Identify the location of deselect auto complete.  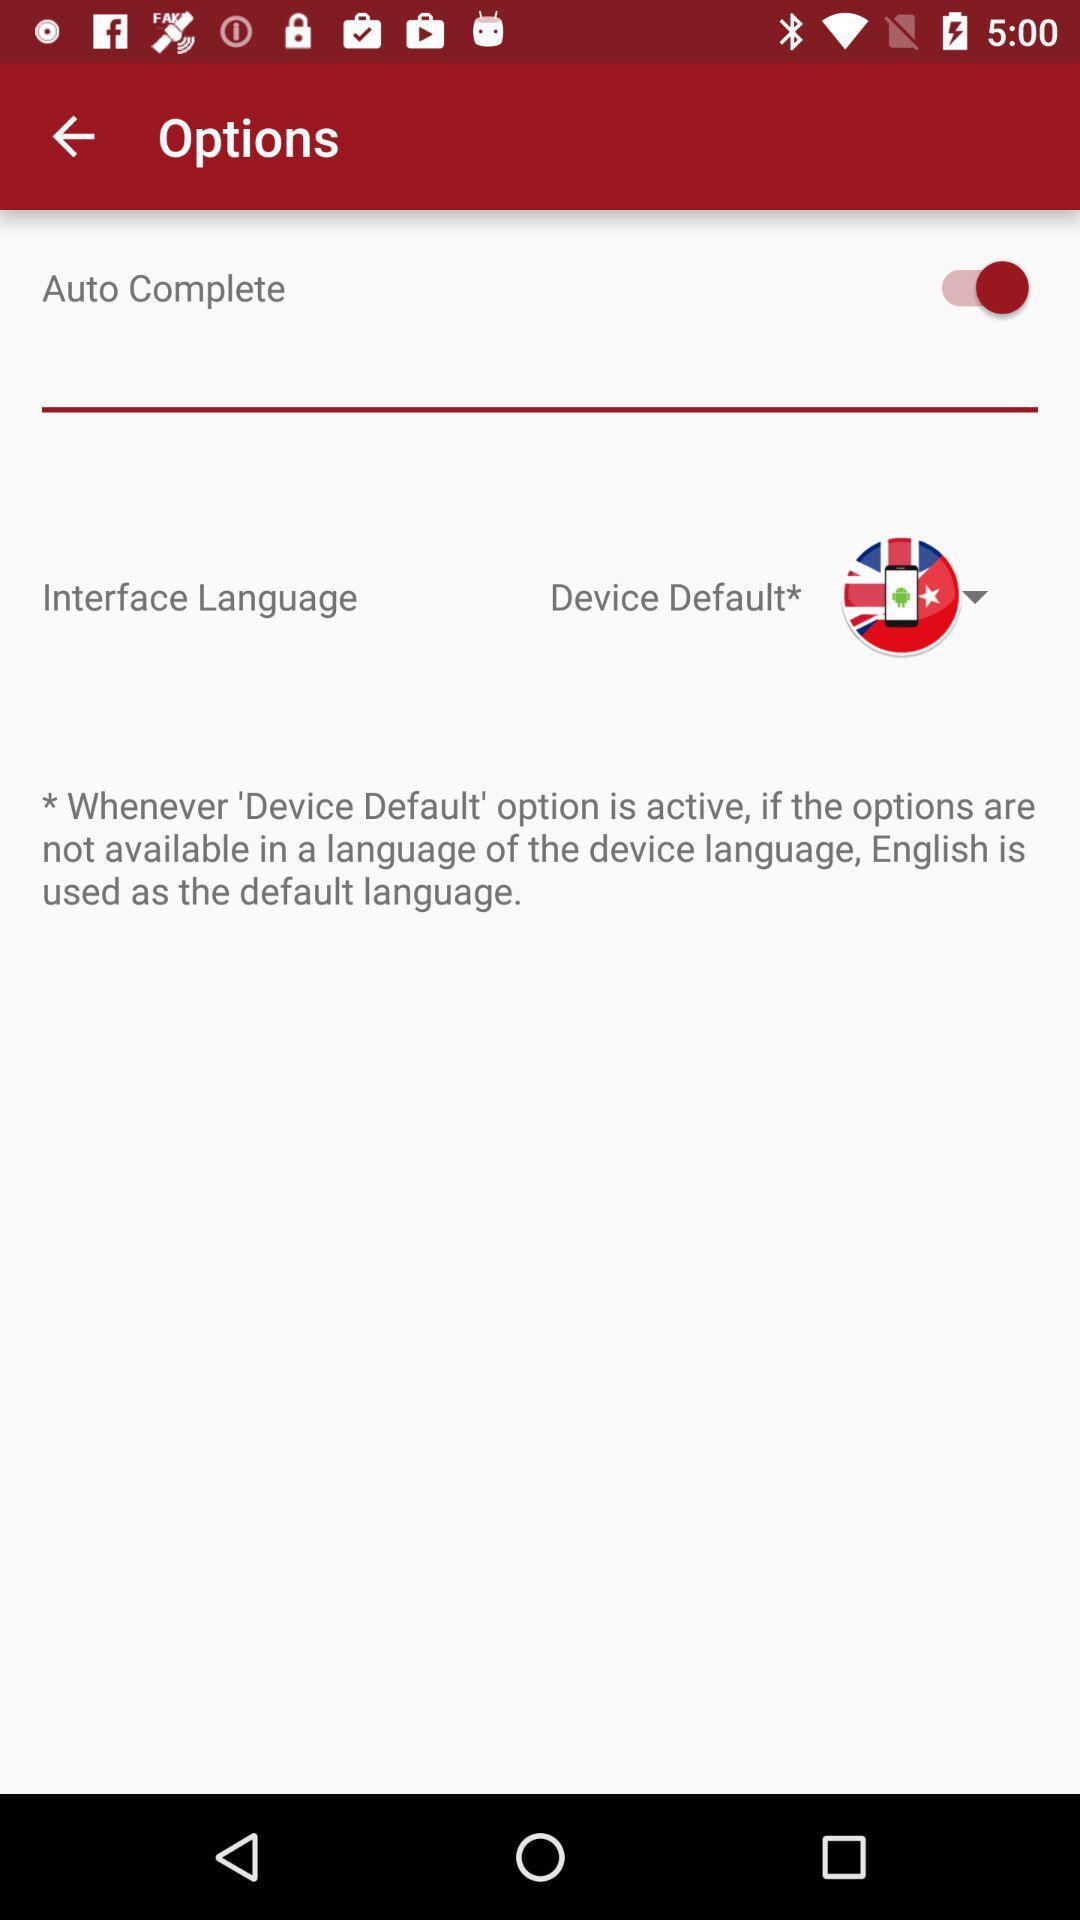
(974, 286).